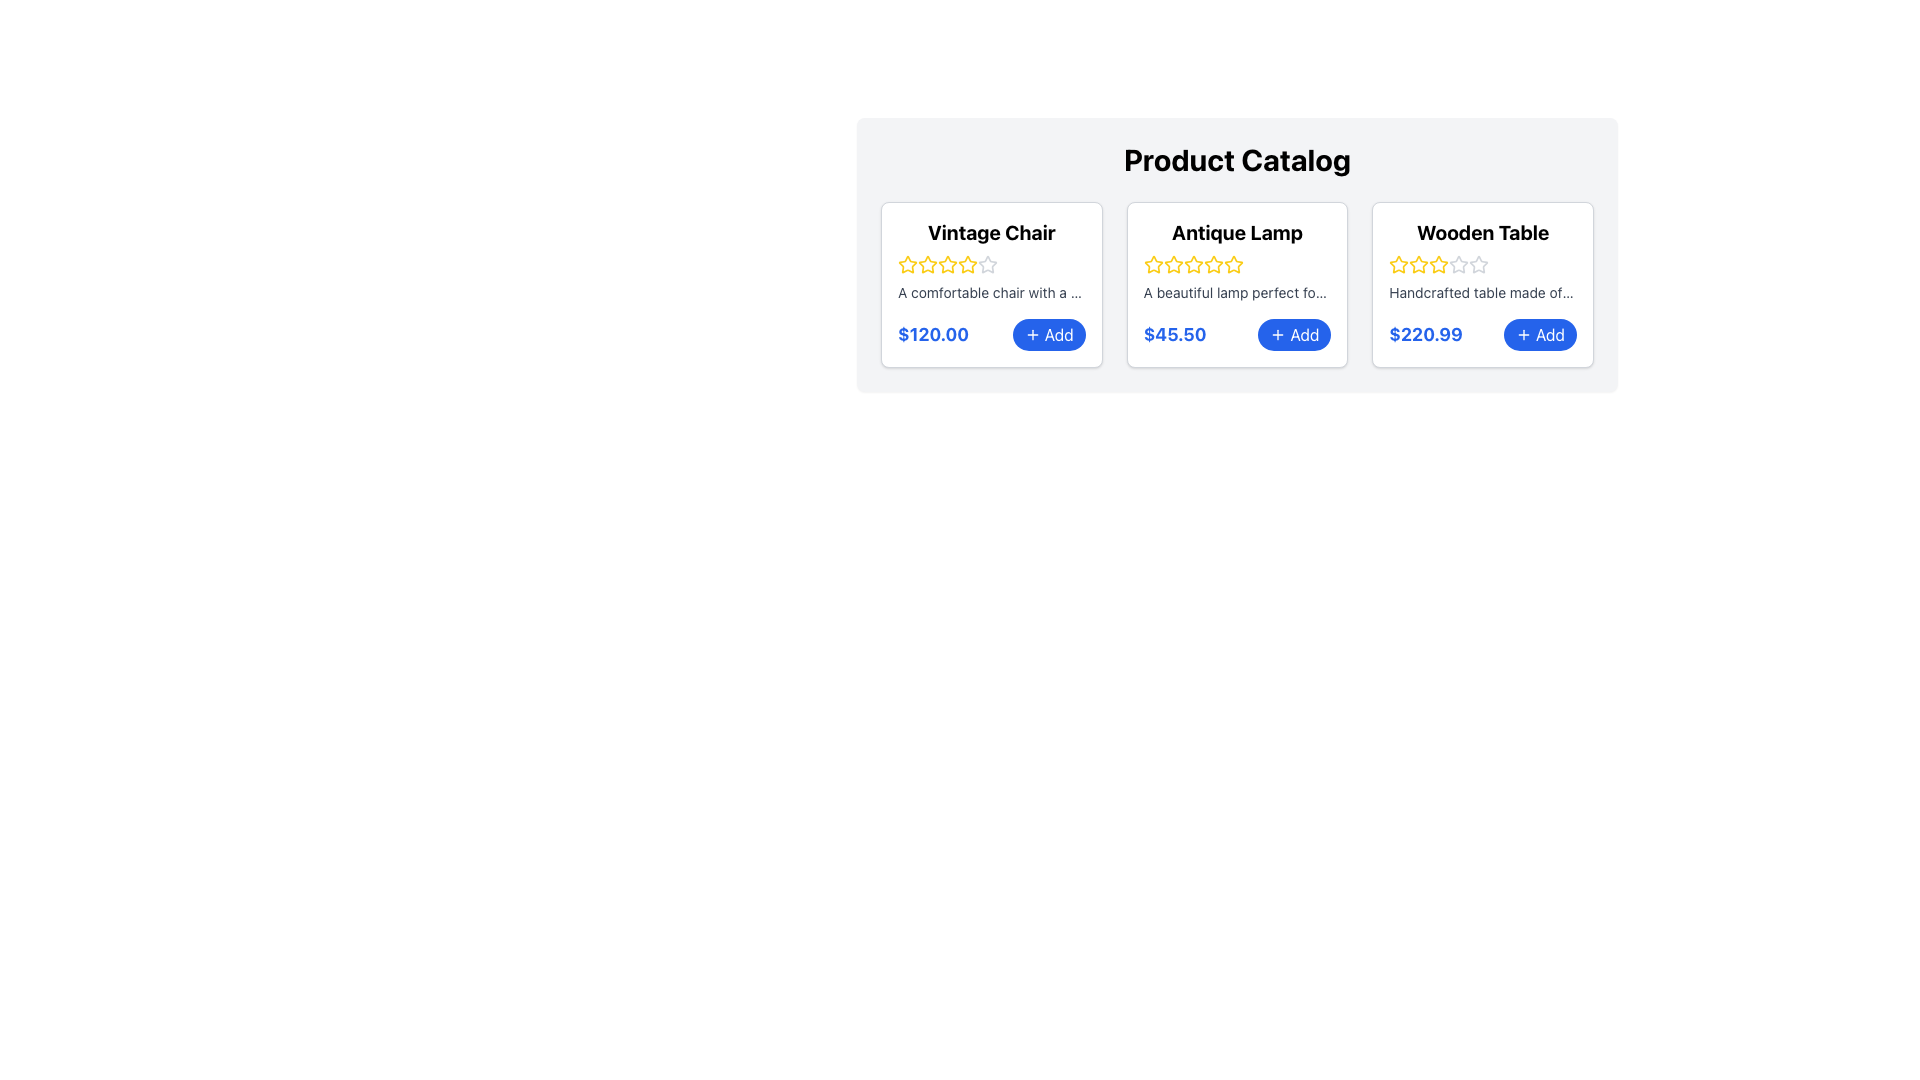  What do you see at coordinates (1153, 263) in the screenshot?
I see `the second star icon with a yellow outline in the rating system for the 'Antique Lamp' product` at bounding box center [1153, 263].